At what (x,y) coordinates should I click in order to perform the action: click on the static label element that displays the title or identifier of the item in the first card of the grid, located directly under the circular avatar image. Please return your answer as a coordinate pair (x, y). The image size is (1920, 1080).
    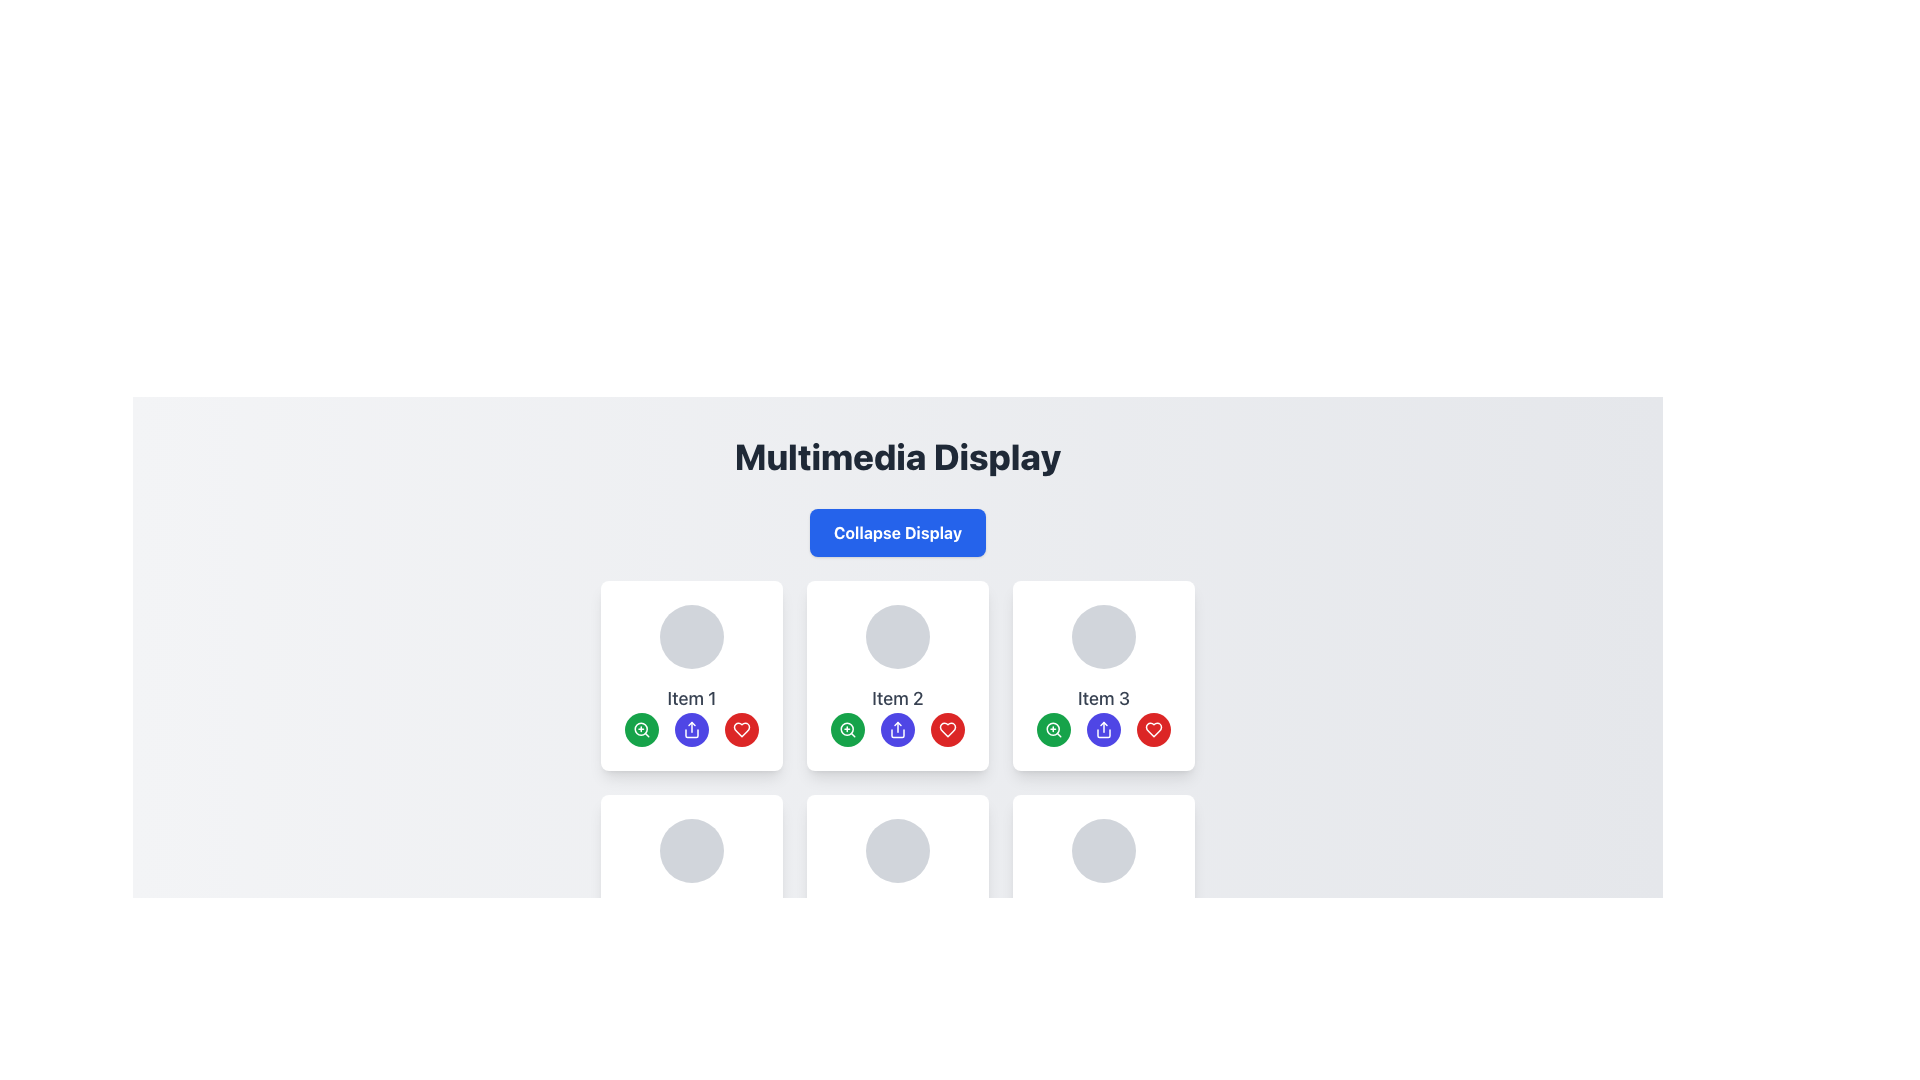
    Looking at the image, I should click on (691, 697).